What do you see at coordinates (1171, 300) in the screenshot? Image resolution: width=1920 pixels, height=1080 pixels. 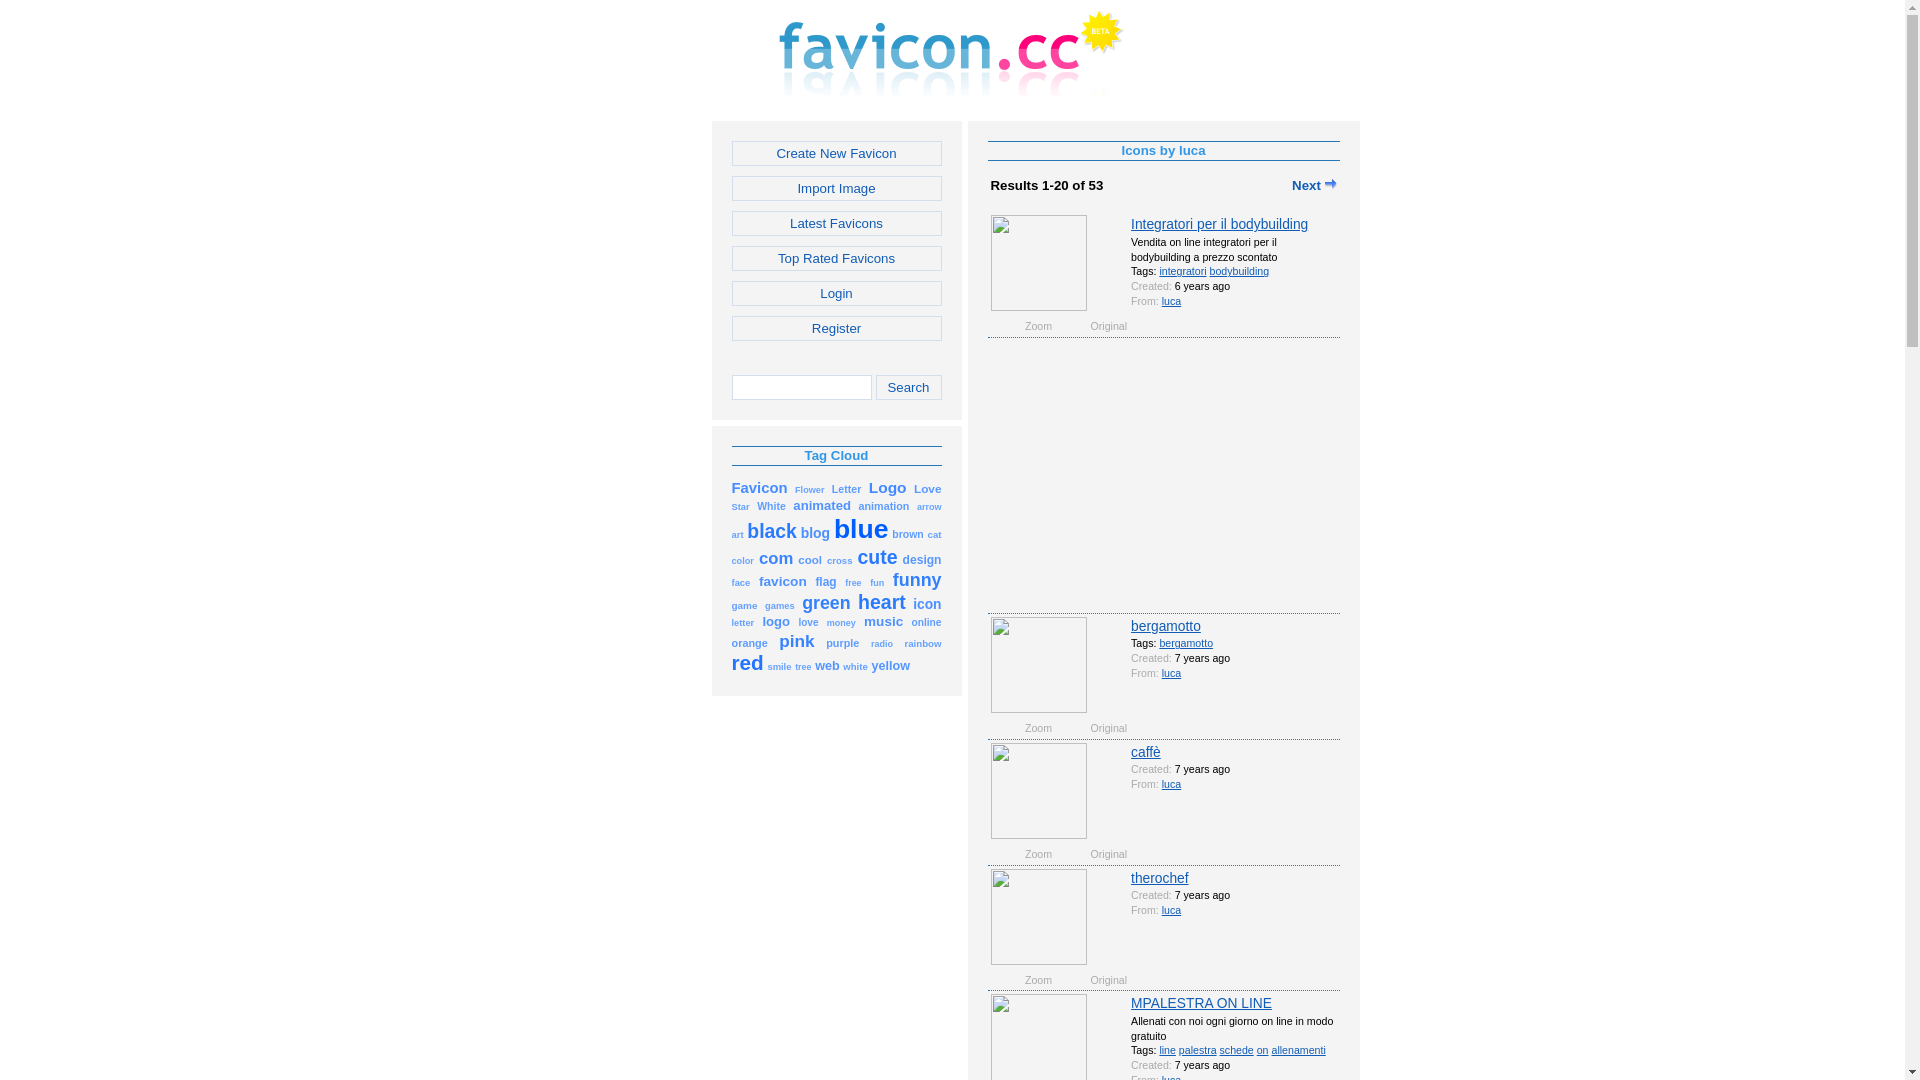 I see `'luca'` at bounding box center [1171, 300].